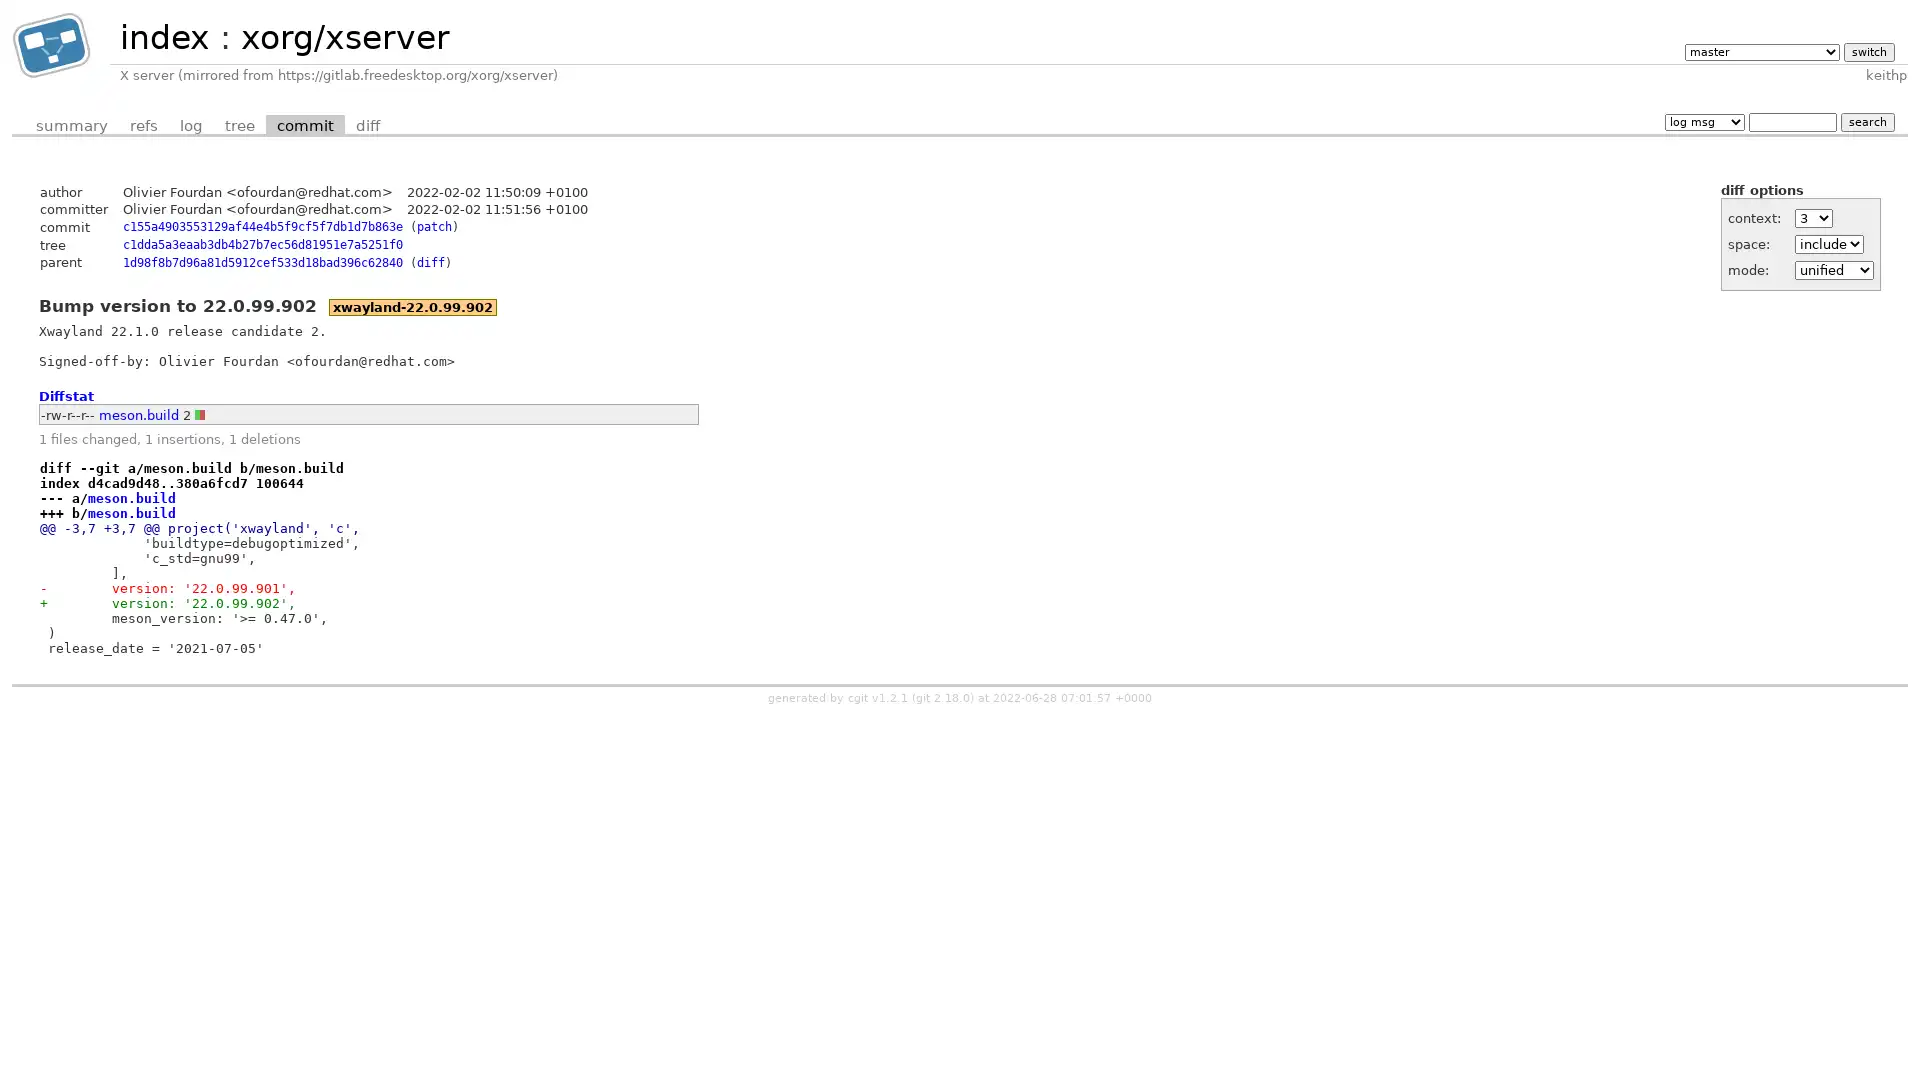 The height and width of the screenshot is (1080, 1920). I want to click on switch, so click(1867, 50).